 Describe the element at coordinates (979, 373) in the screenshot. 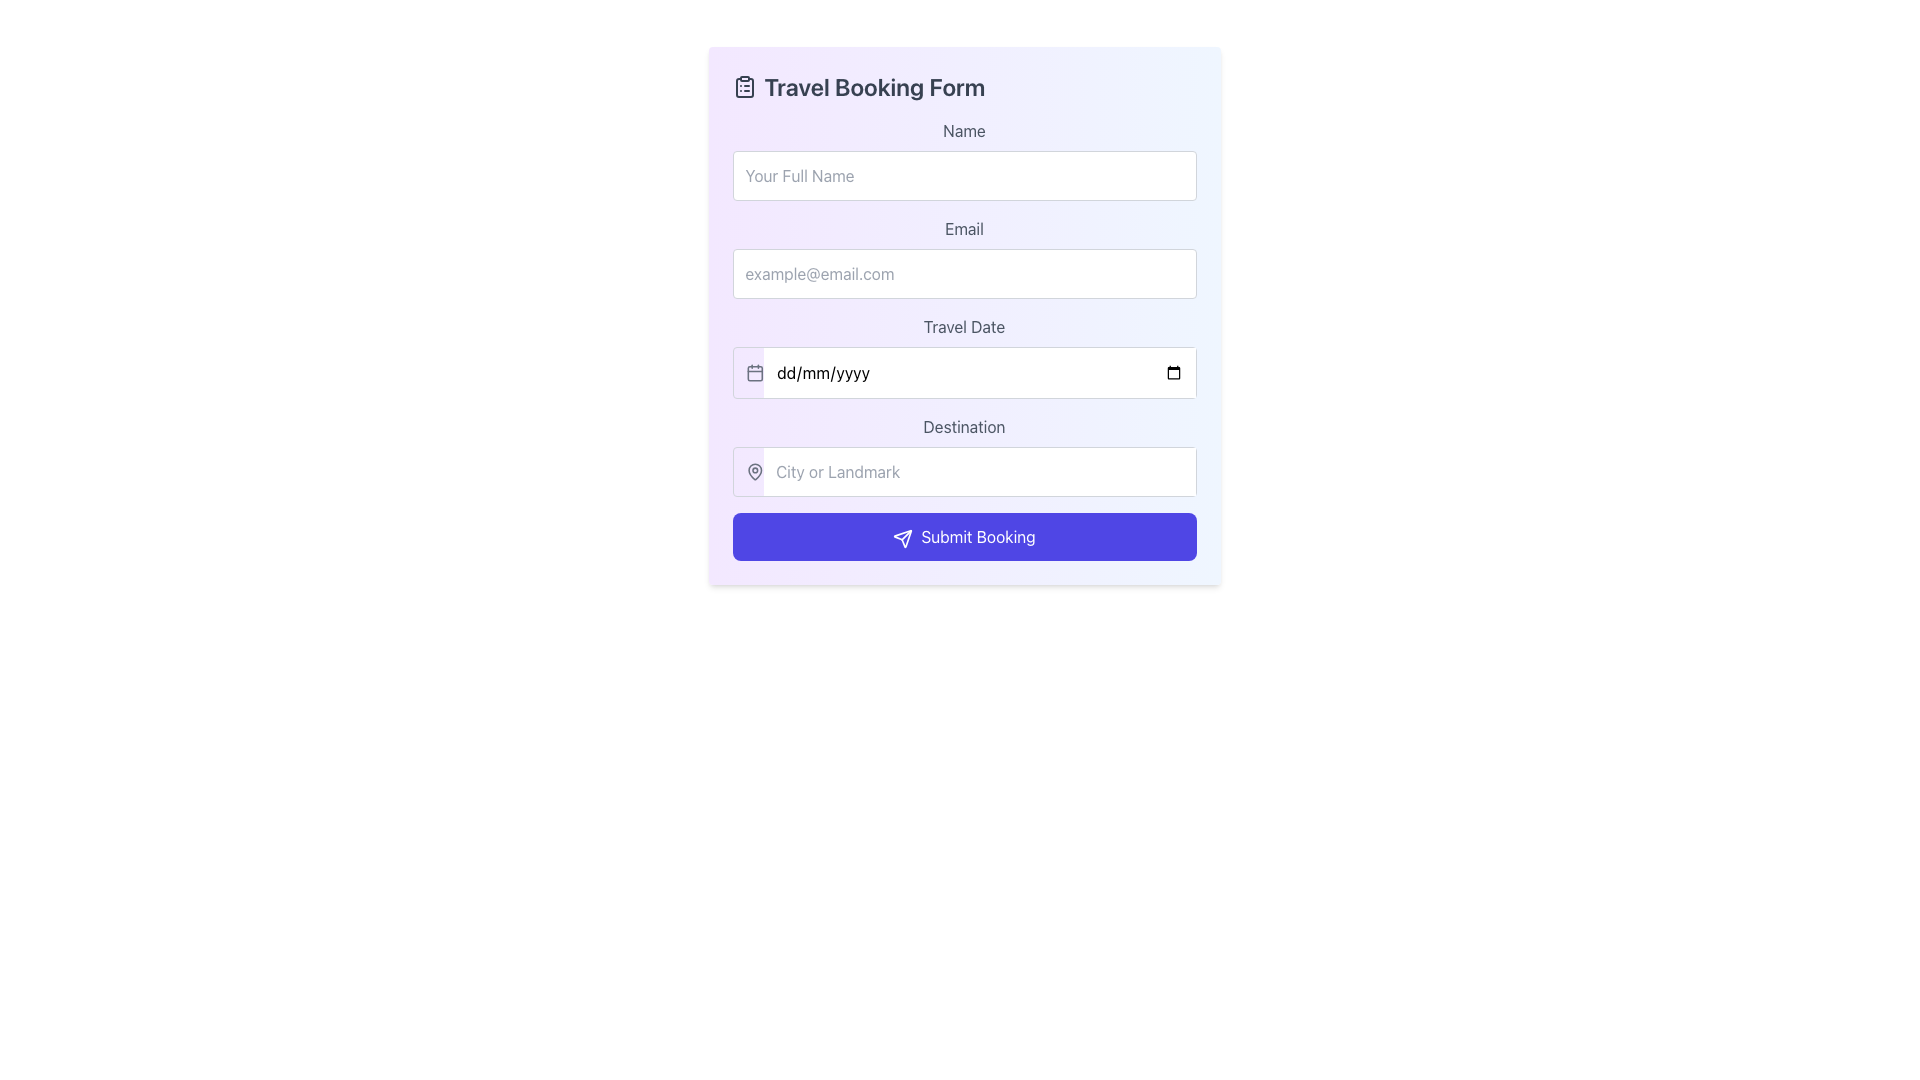

I see `the Date Input Field for 'Travel Date'` at that location.